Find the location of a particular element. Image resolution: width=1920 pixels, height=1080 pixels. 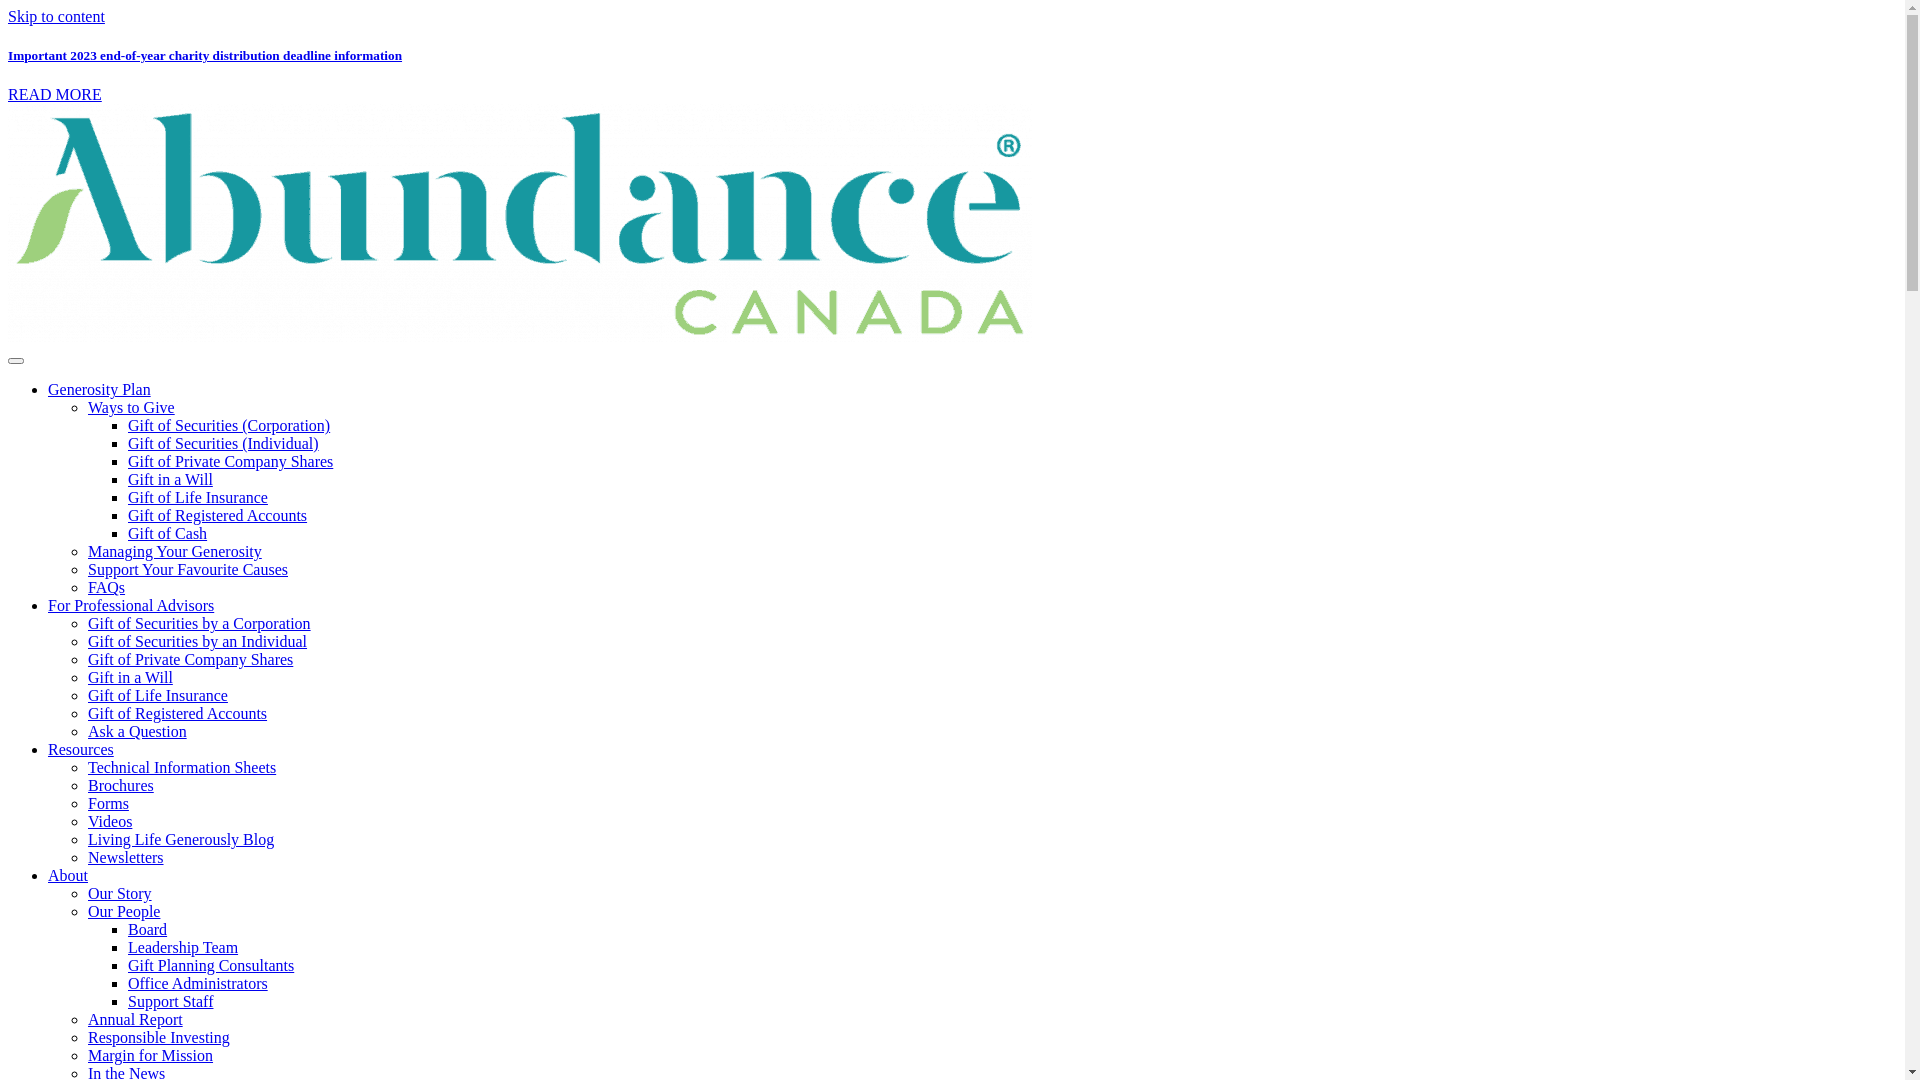

'Gift of Cash' is located at coordinates (167, 532).